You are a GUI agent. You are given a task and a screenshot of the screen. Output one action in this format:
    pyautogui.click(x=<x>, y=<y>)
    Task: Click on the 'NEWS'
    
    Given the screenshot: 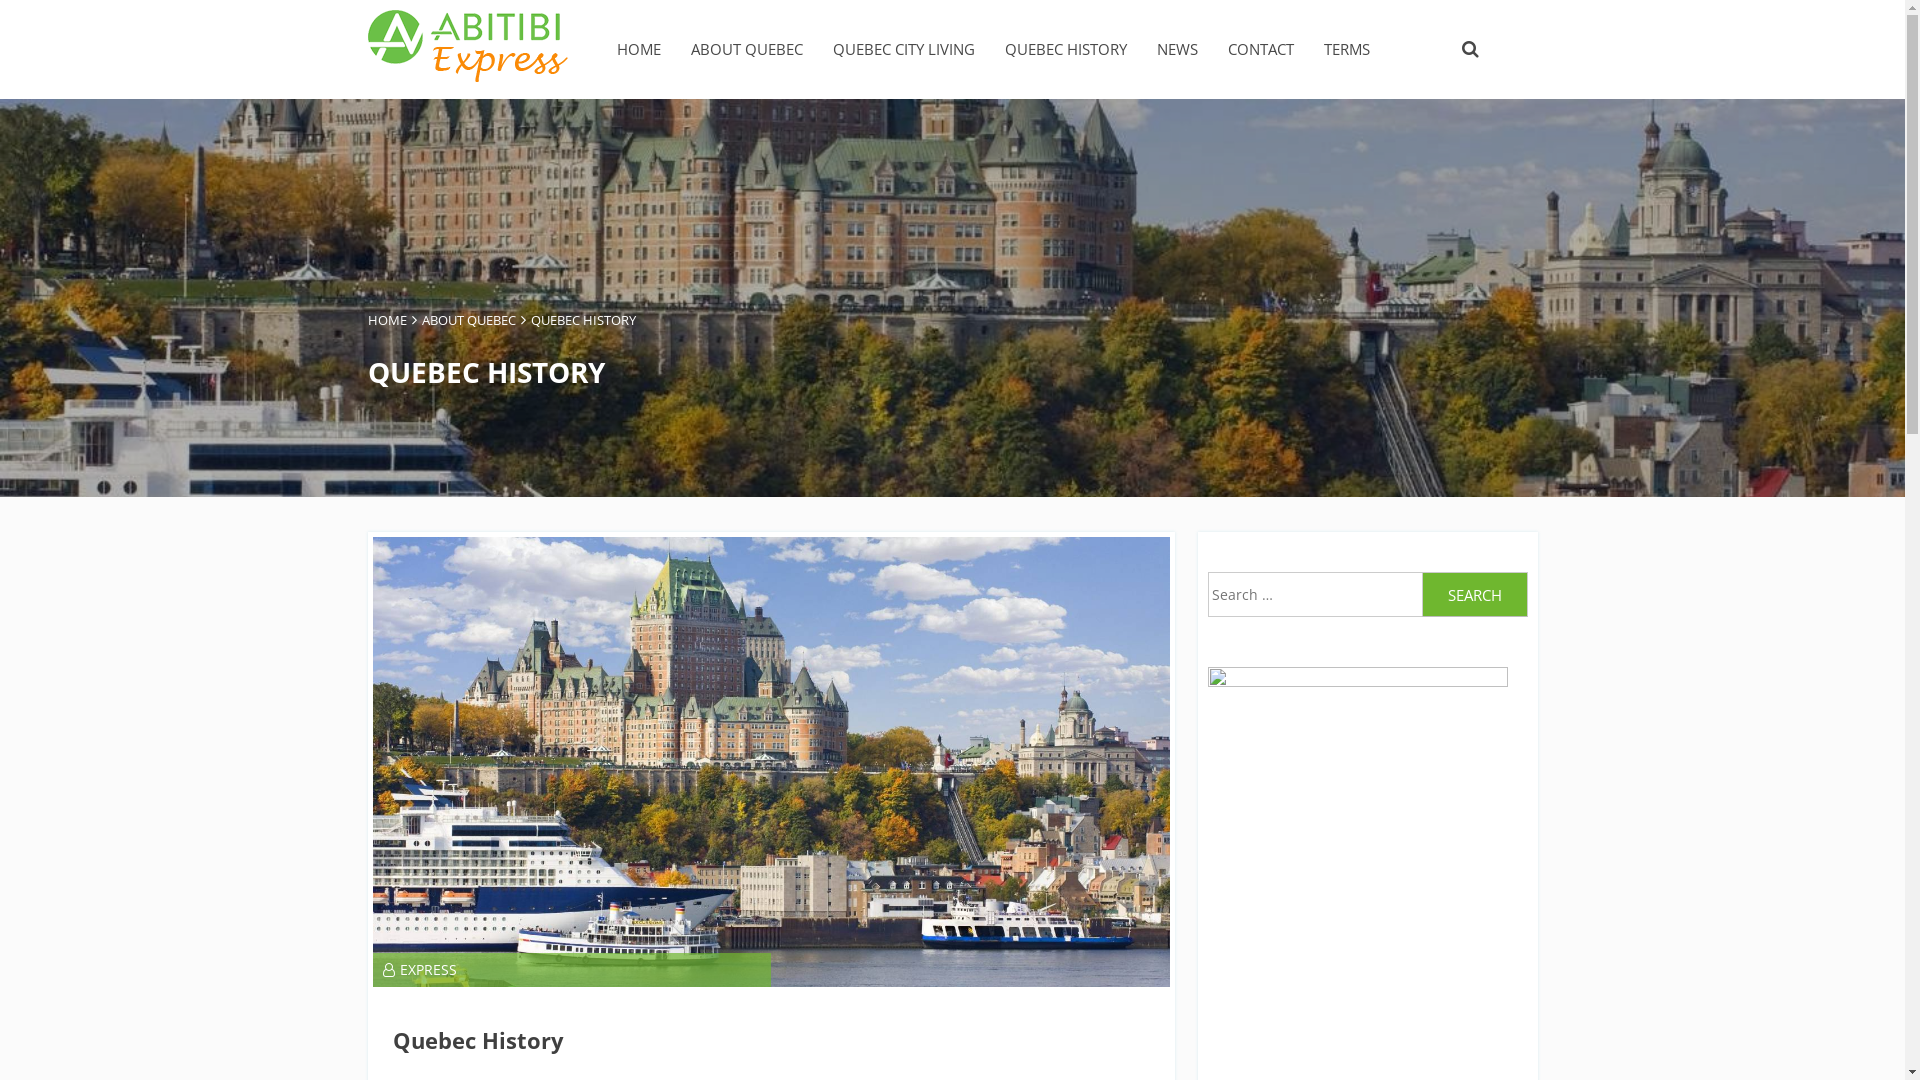 What is the action you would take?
    pyautogui.click(x=1176, y=48)
    